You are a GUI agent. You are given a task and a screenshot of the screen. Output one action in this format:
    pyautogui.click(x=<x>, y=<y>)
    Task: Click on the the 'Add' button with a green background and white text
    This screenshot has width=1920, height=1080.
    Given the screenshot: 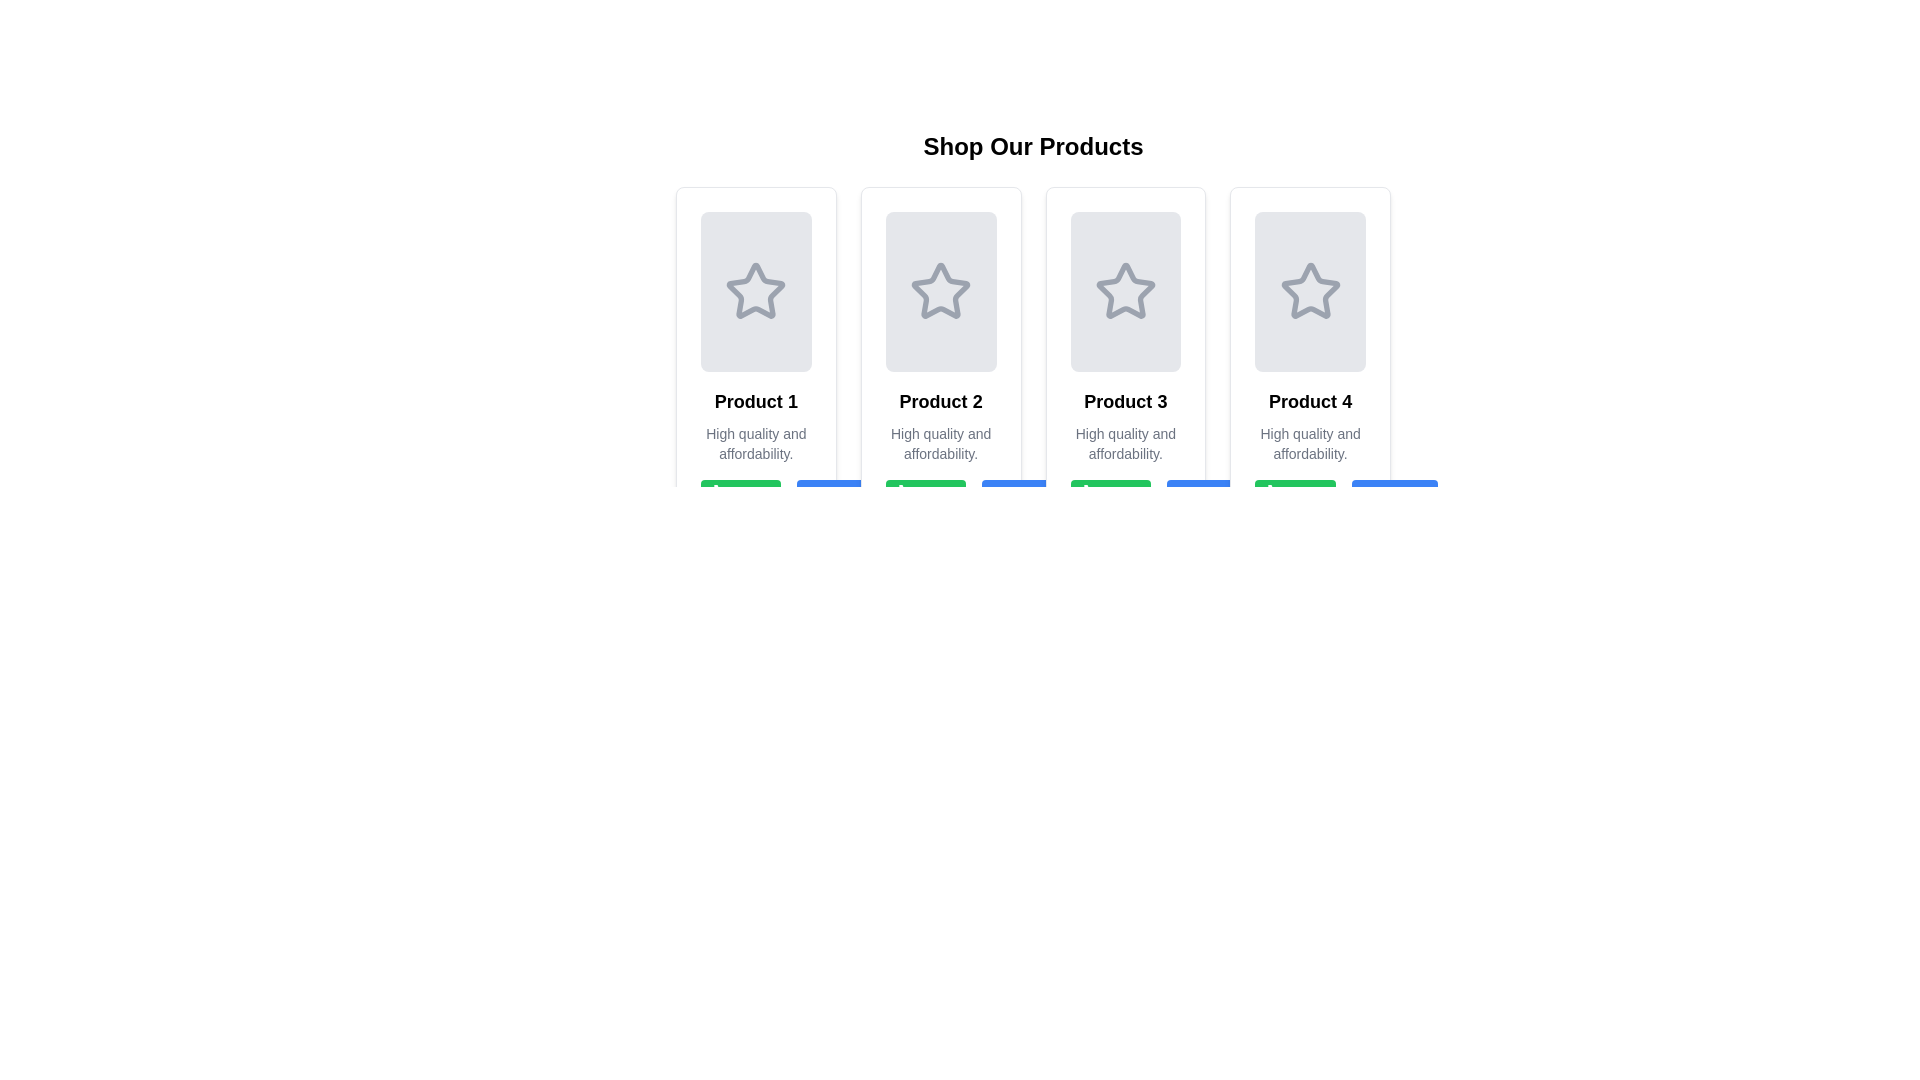 What is the action you would take?
    pyautogui.click(x=1109, y=495)
    